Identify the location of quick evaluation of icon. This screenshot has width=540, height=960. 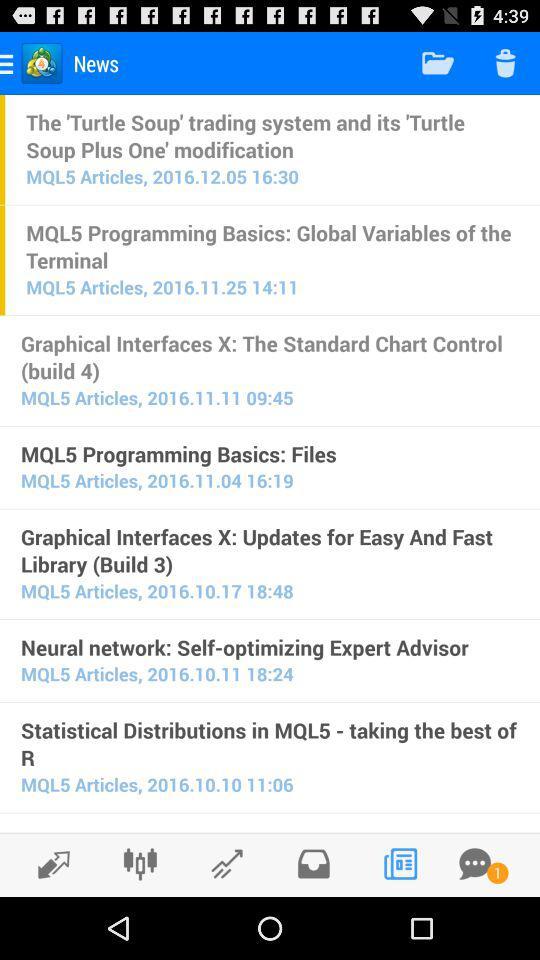
(270, 829).